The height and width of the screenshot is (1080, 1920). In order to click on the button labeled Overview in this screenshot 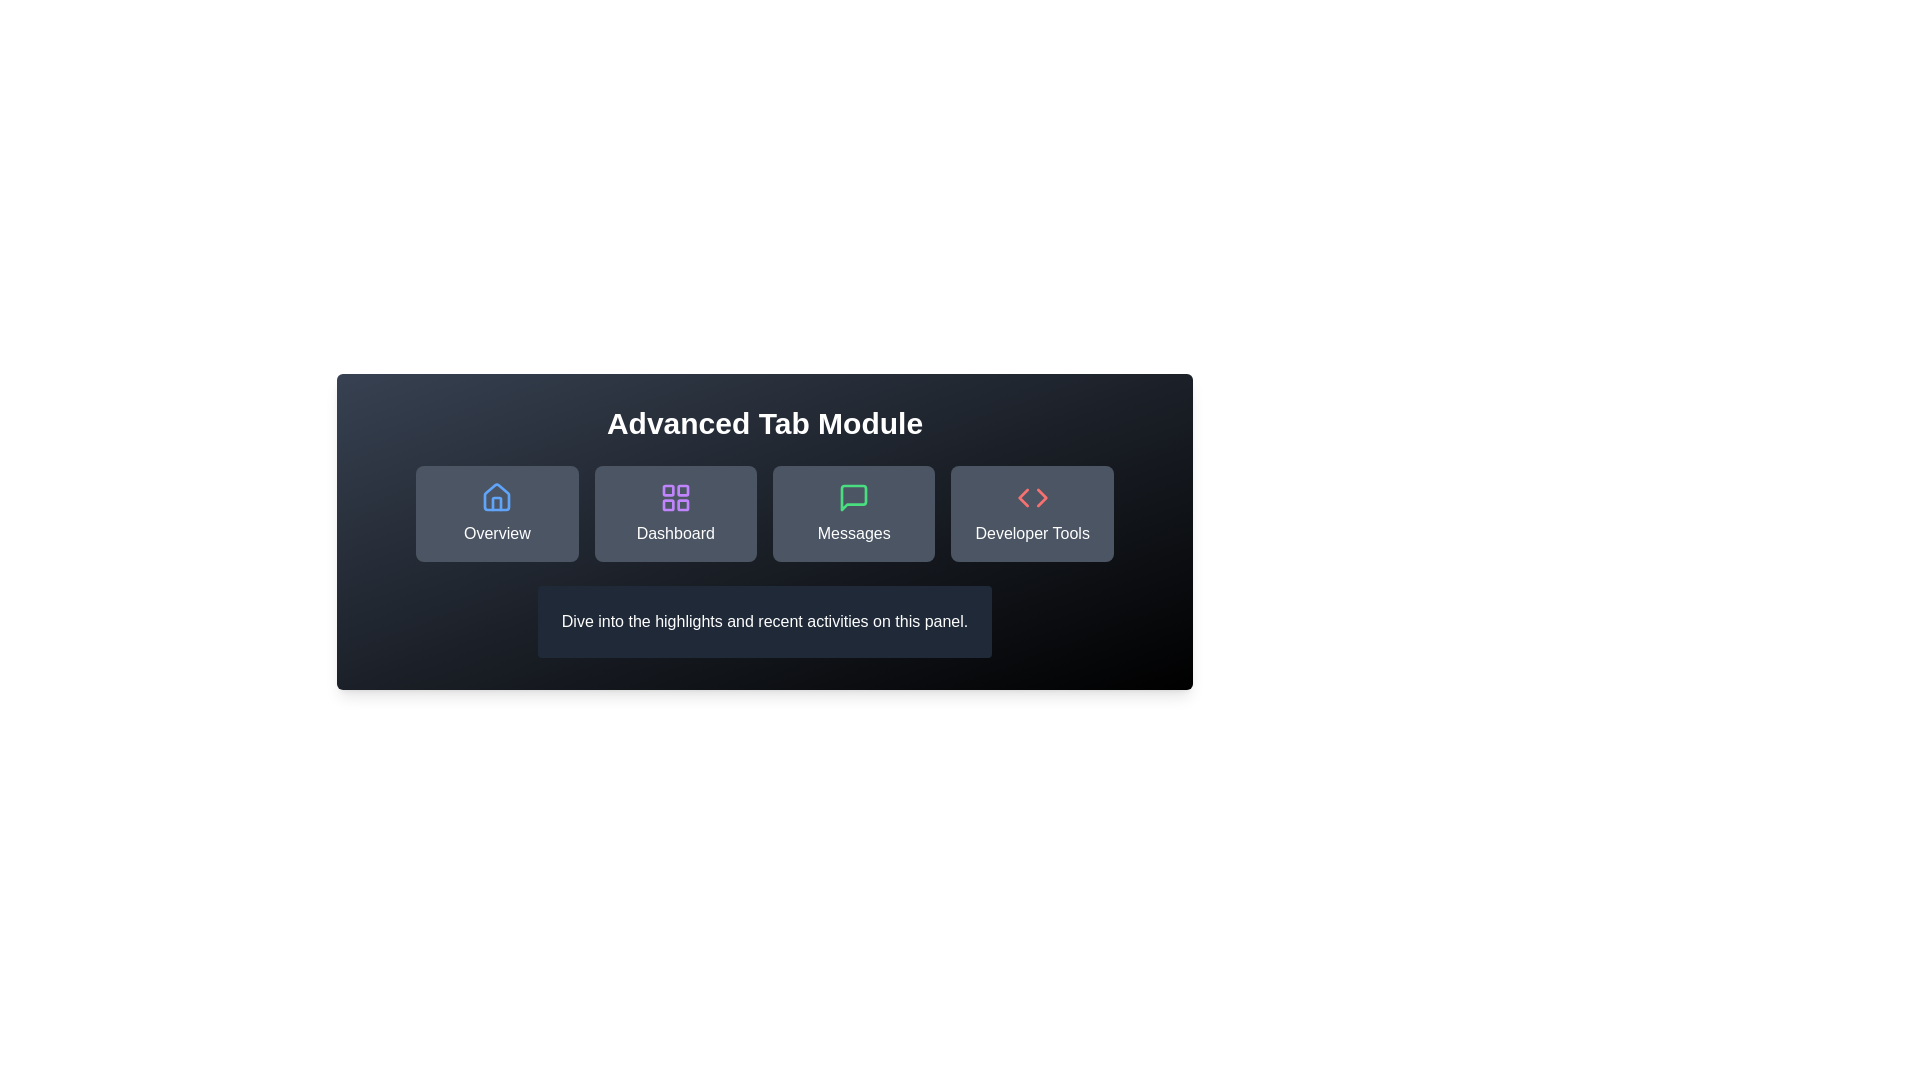, I will do `click(497, 512)`.